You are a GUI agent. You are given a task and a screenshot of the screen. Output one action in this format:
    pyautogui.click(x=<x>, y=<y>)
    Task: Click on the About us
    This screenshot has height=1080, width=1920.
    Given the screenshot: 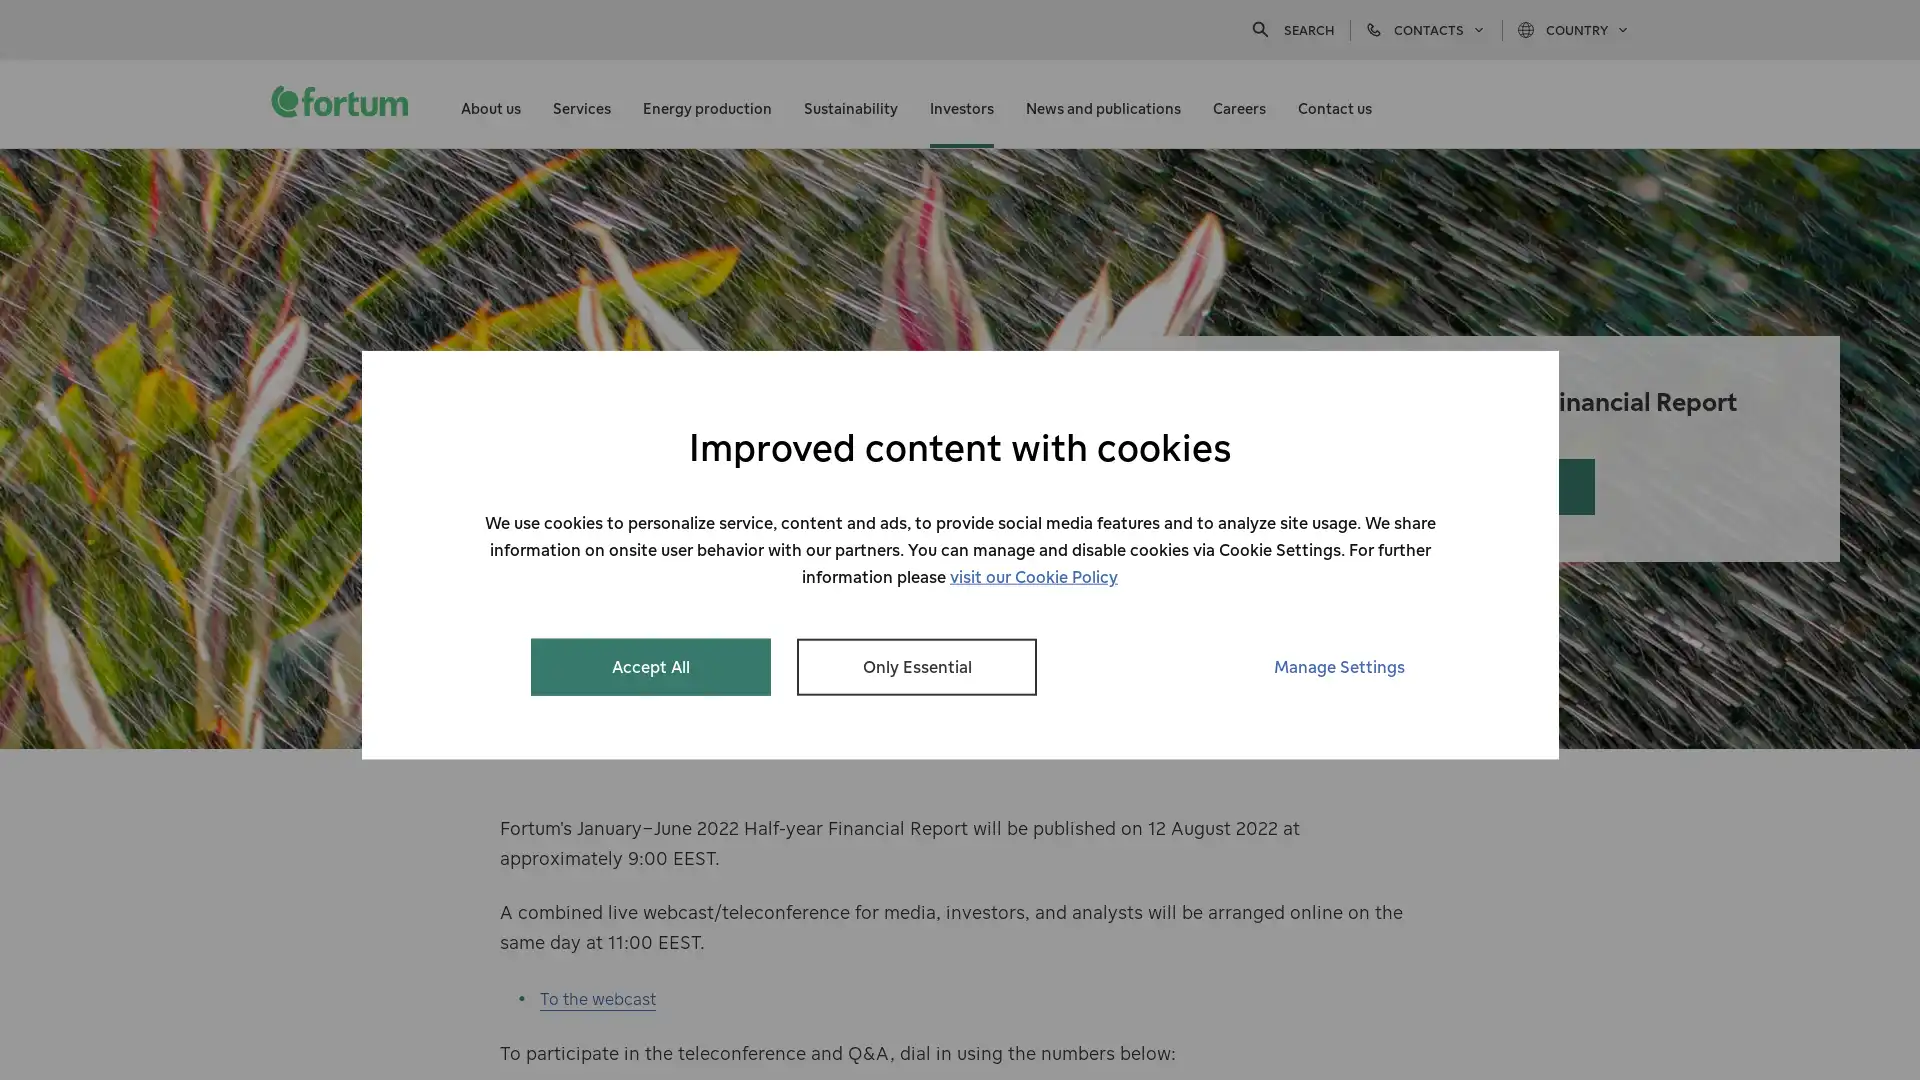 What is the action you would take?
    pyautogui.click(x=490, y=104)
    